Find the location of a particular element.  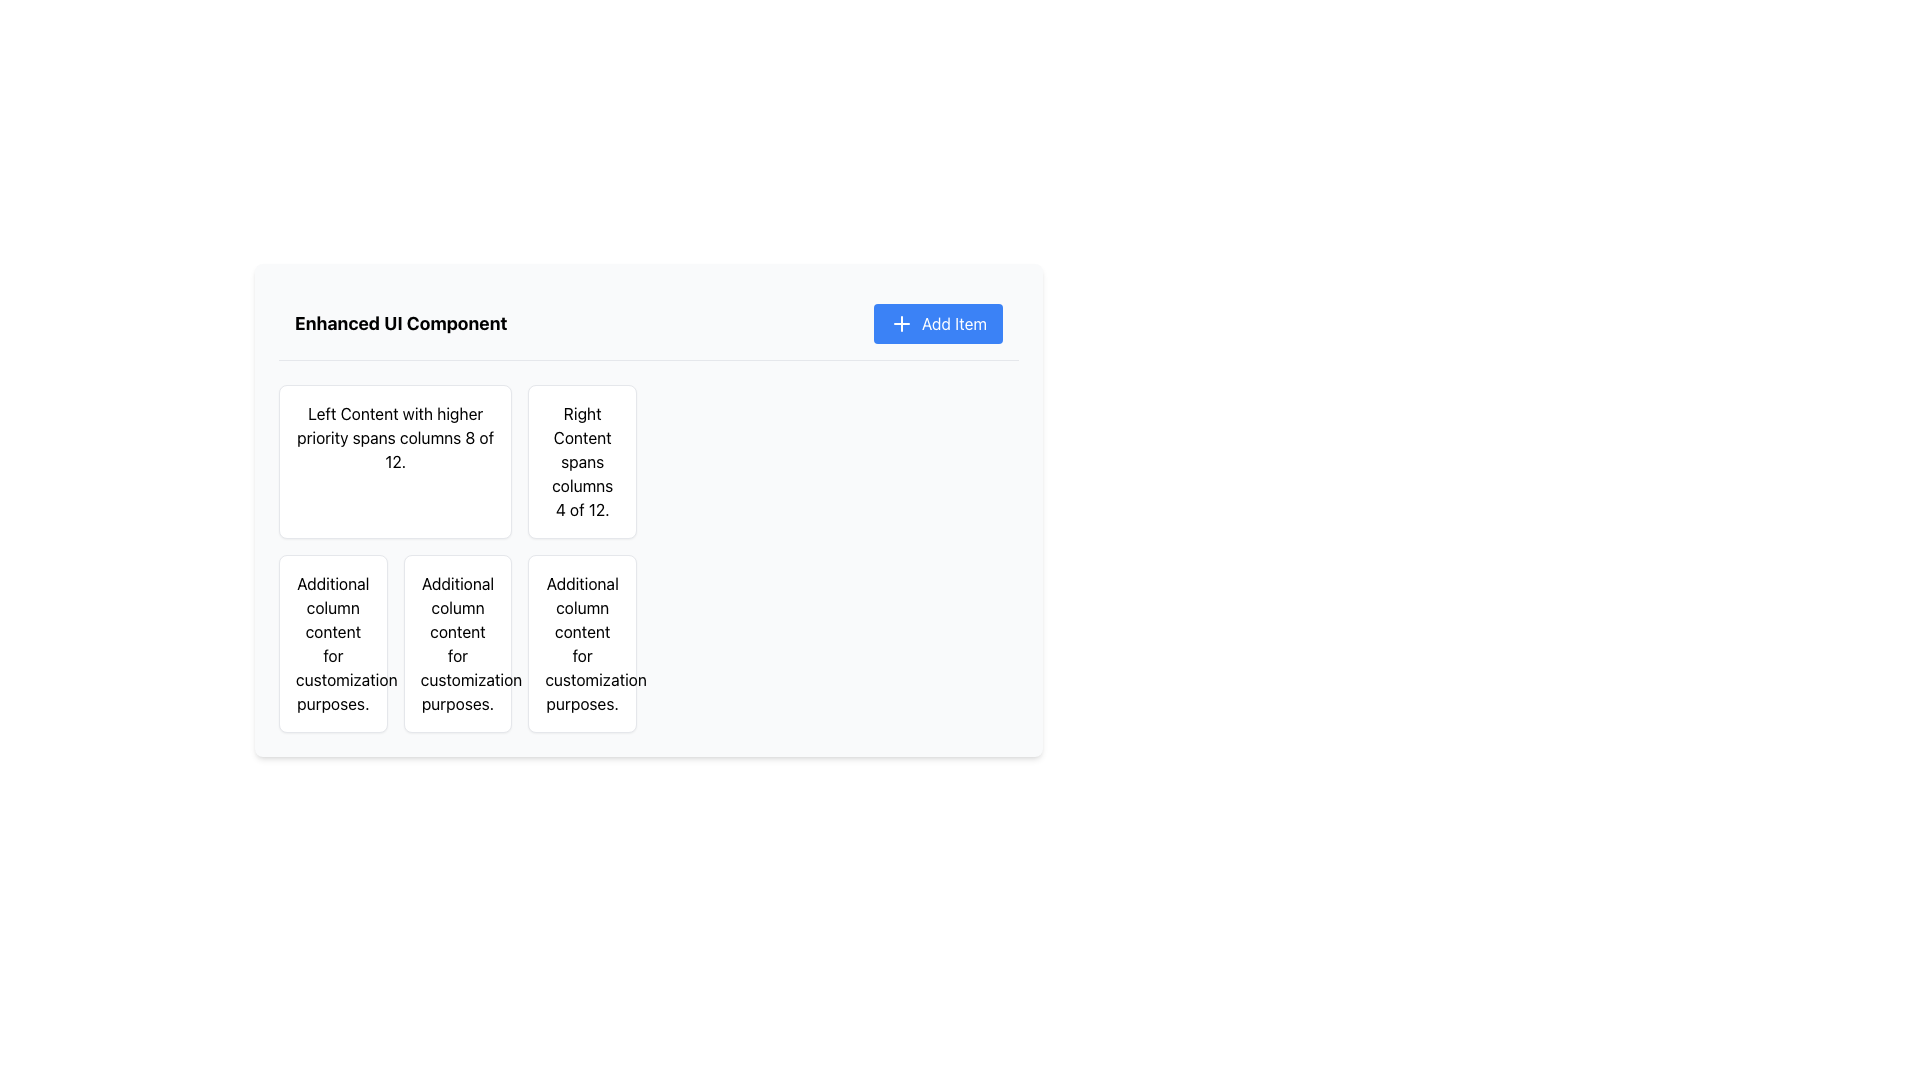

static text content that displays 'Left Content with higher priority spans columns 8 of 12.' located in the leftmost box of a two-column layout is located at coordinates (395, 437).